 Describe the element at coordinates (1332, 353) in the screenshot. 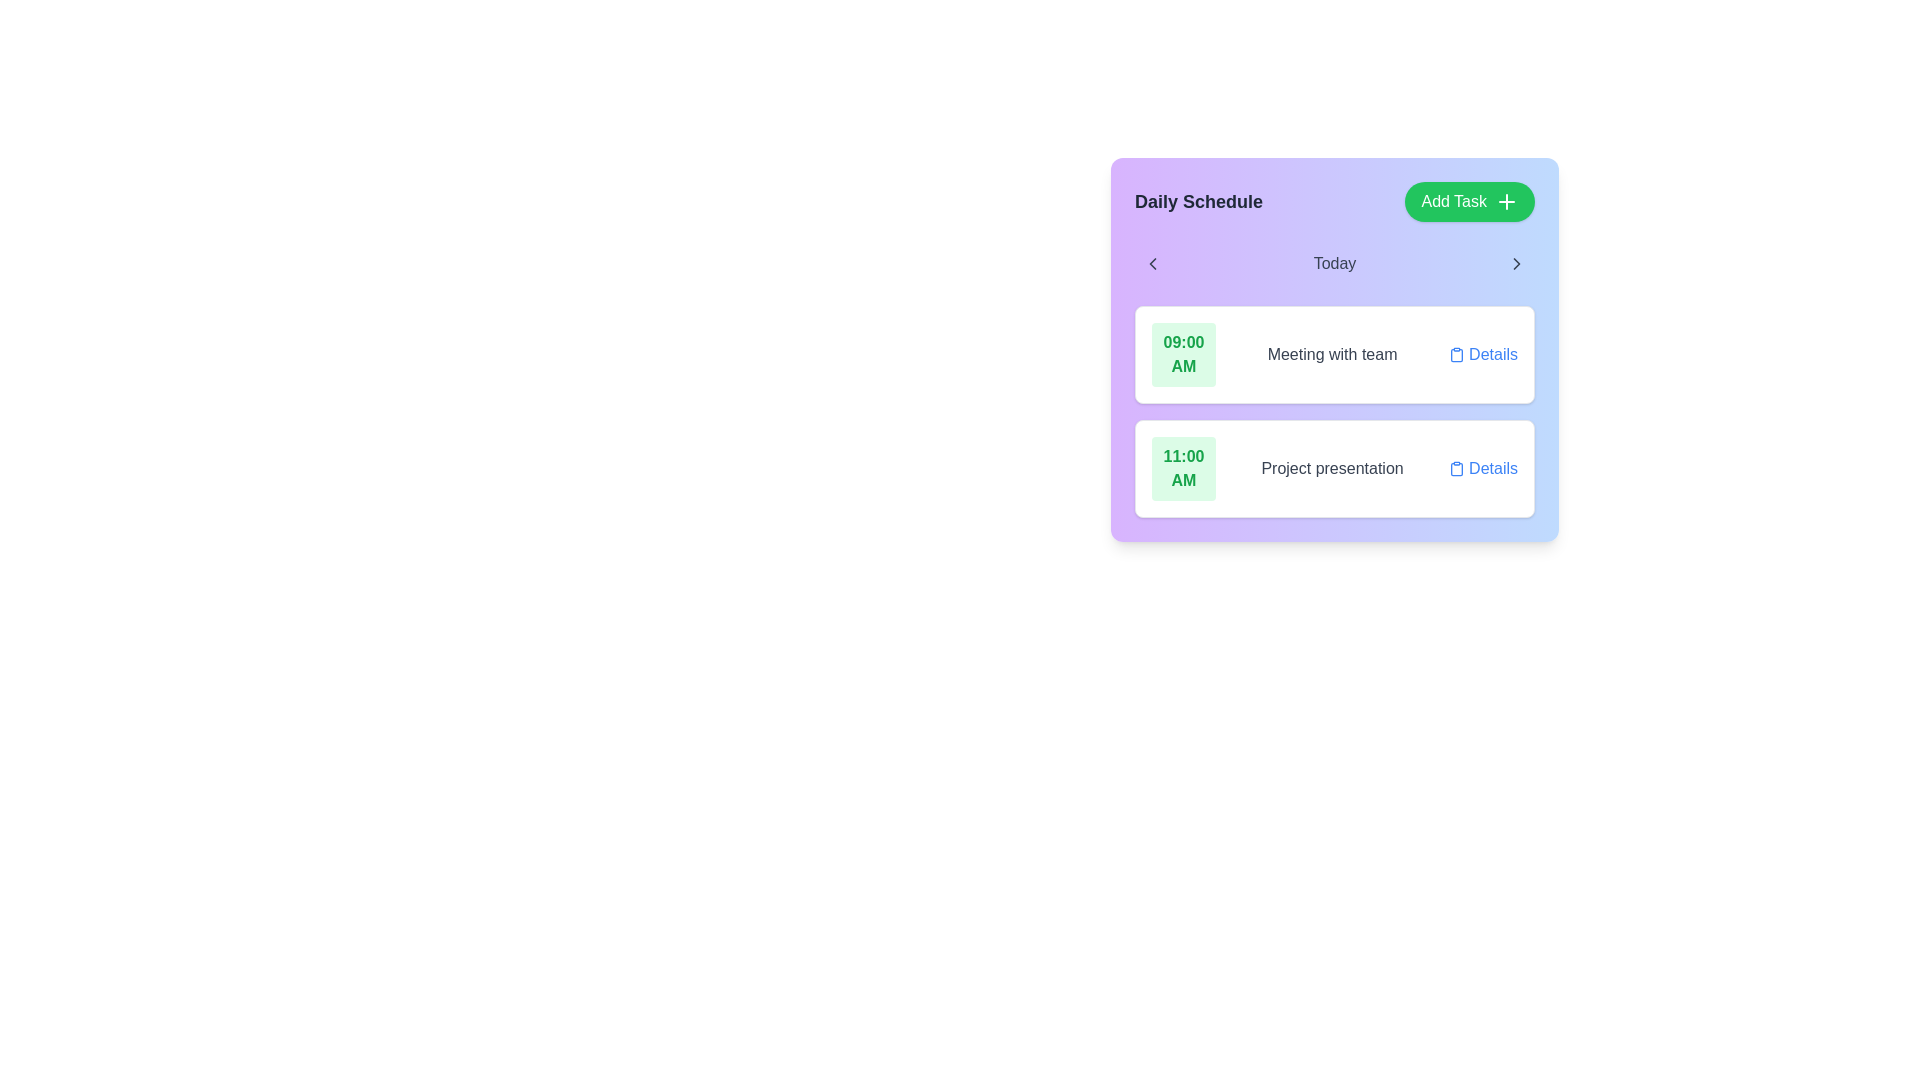

I see `the text label displaying 'Meeting with team', which is styled in gray and positioned in the event block next to a time label and a 'Details' link` at that location.